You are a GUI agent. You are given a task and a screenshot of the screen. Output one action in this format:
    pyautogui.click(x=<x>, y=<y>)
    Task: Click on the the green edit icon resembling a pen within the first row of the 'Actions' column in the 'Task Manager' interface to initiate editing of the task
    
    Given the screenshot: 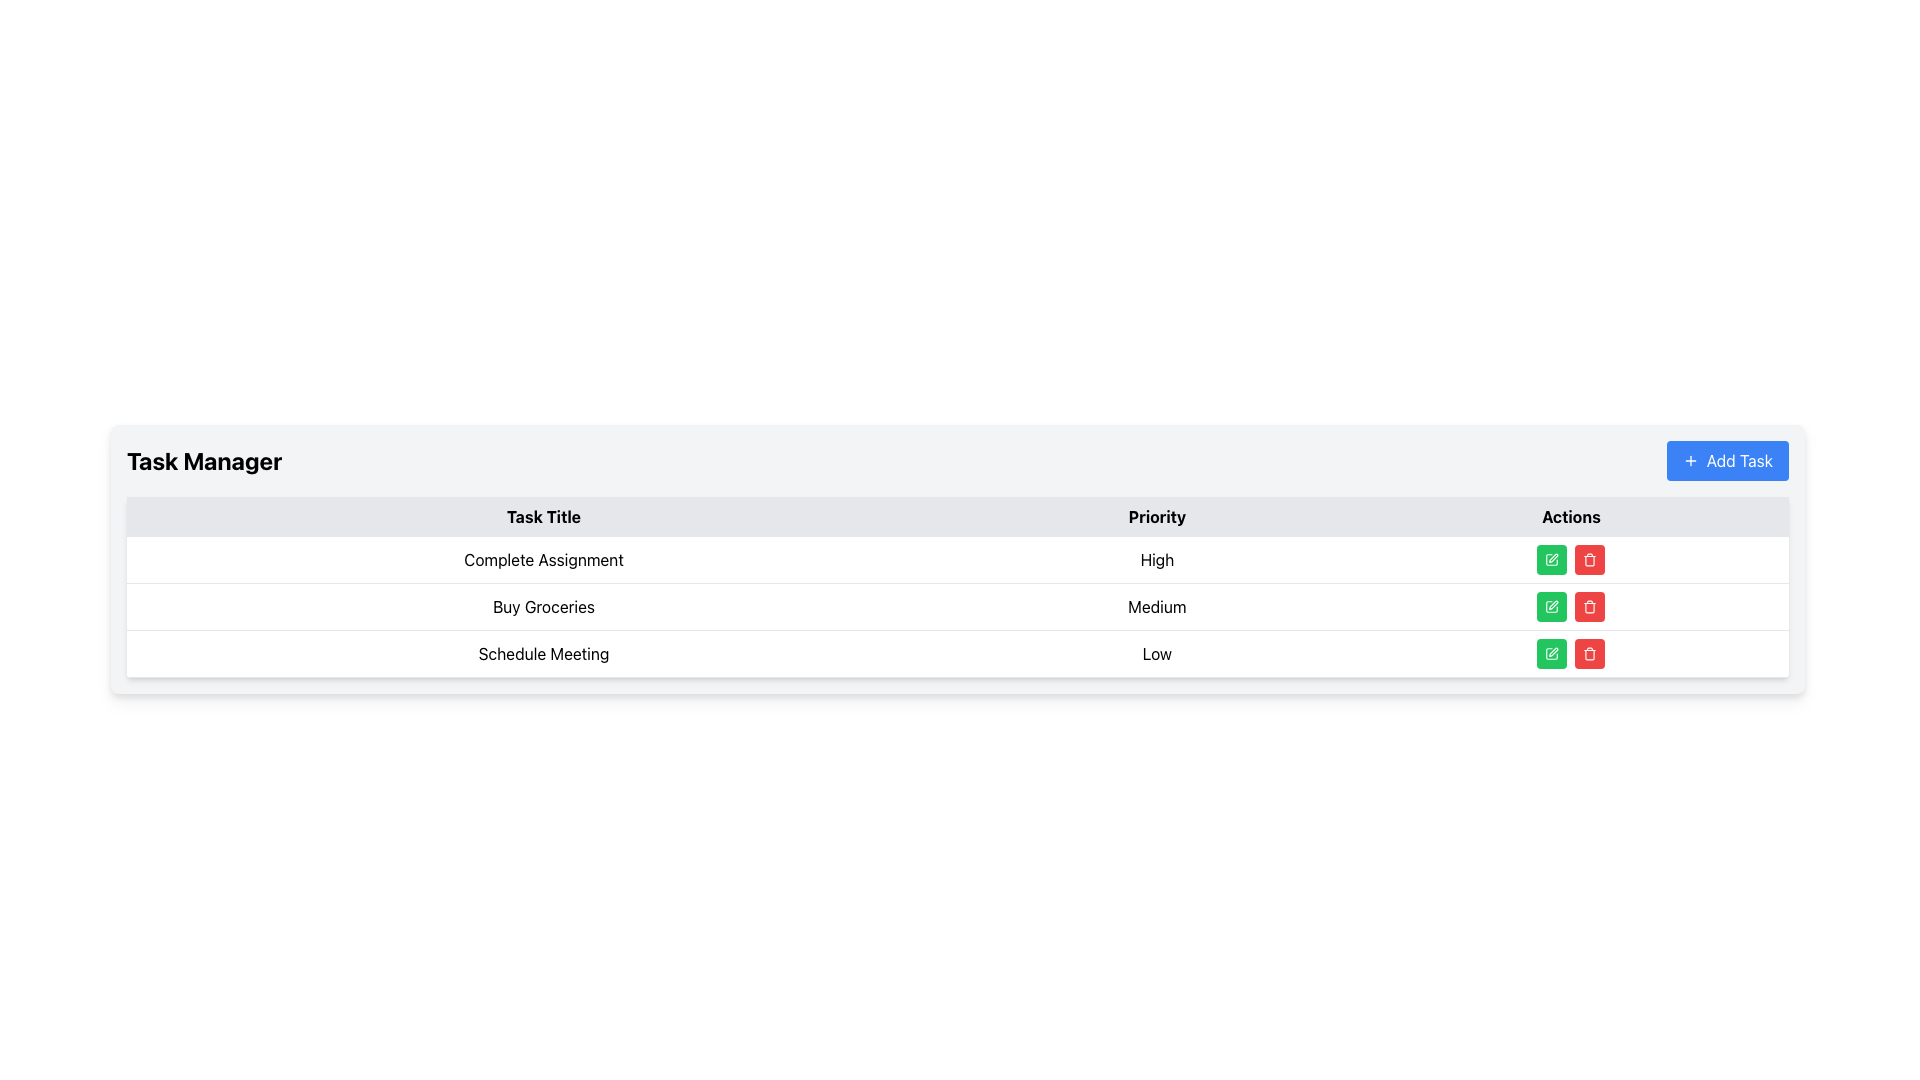 What is the action you would take?
    pyautogui.click(x=1550, y=559)
    